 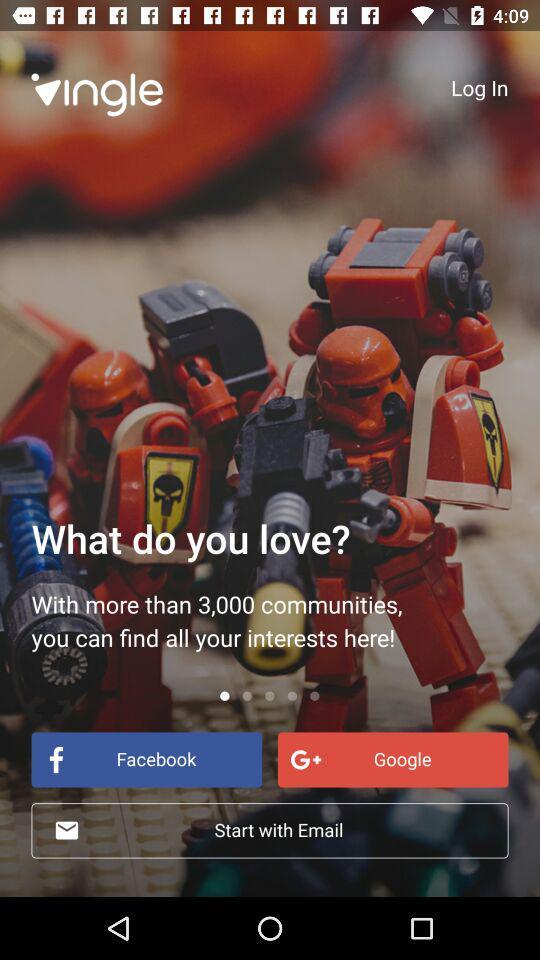 I want to click on the start with email, so click(x=270, y=830).